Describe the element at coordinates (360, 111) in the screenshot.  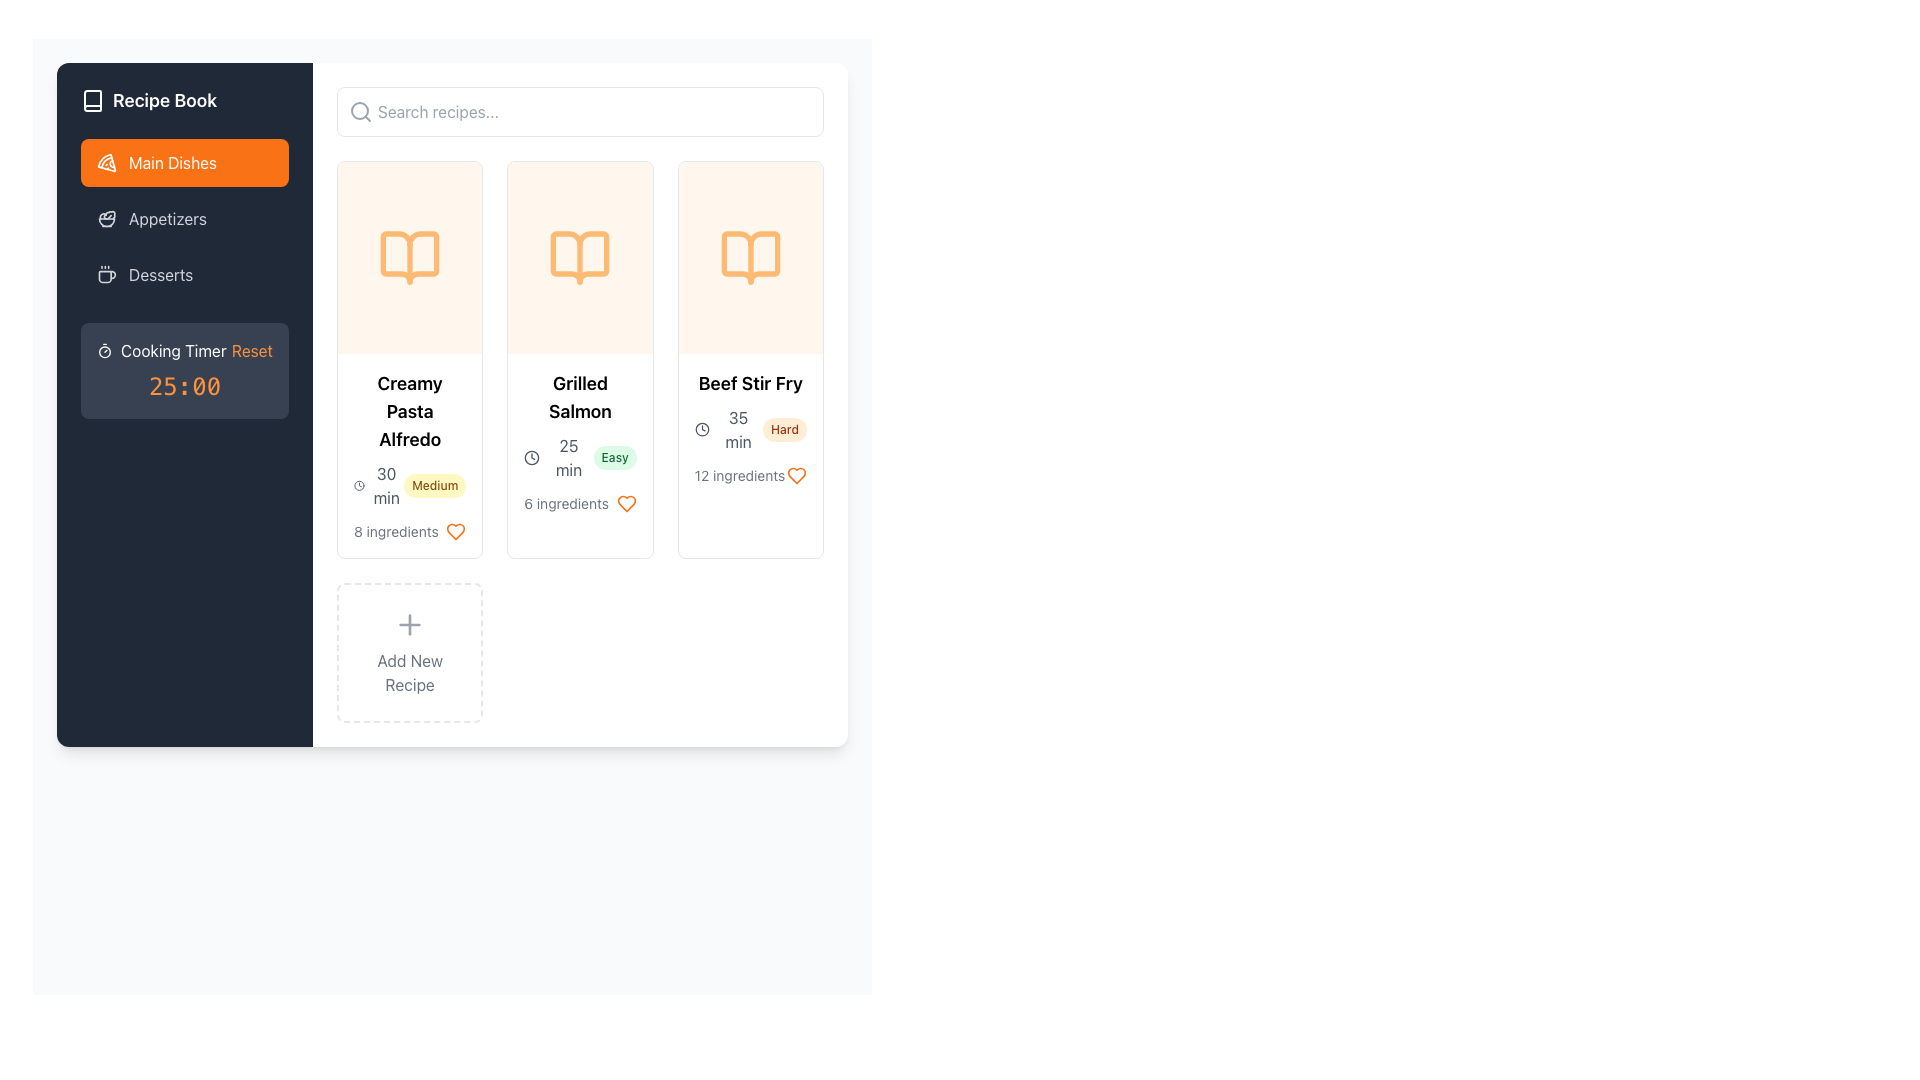
I see `the non-interactive vector graphic circle that is part of the magnifying glass icon located in the top-left area of the header bar` at that location.